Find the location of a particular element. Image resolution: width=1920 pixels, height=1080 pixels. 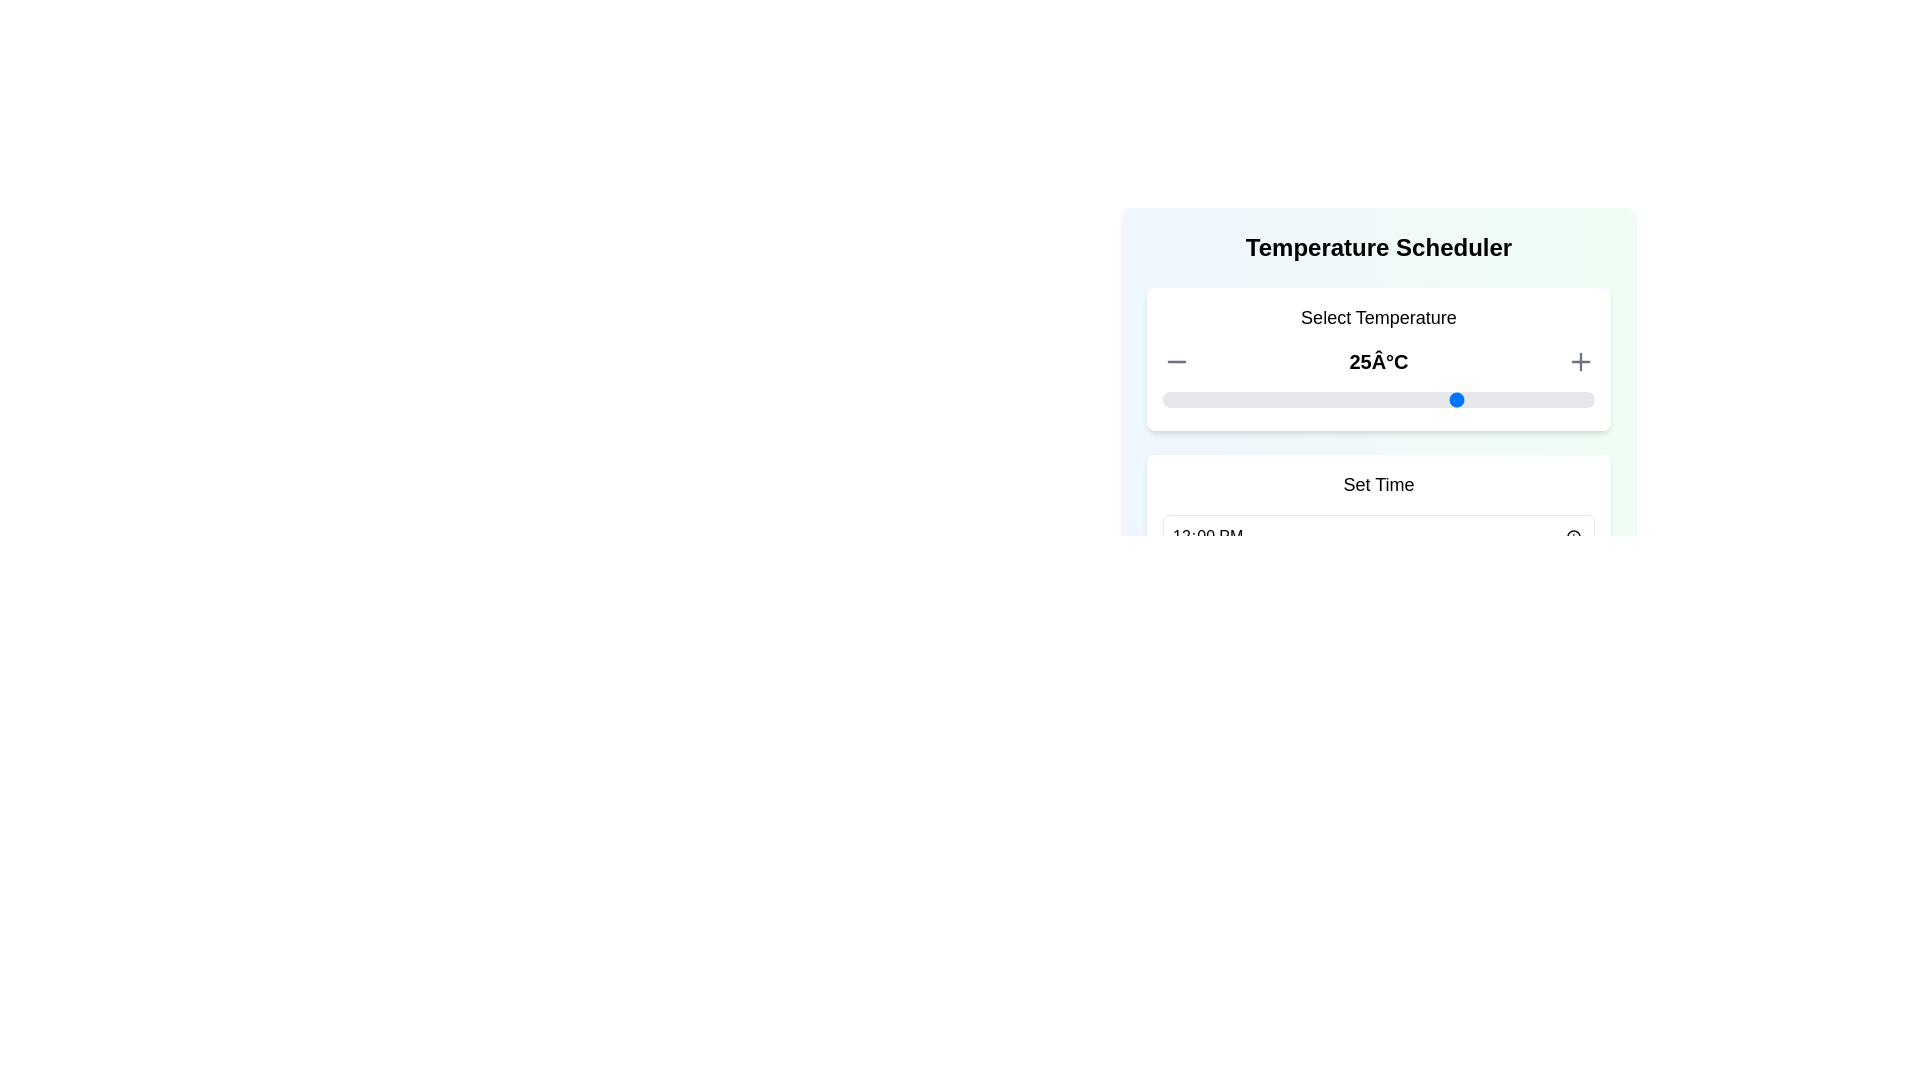

the plus icon button located to the right of the temperature display ('25°C') to increase the temperature is located at coordinates (1579, 362).